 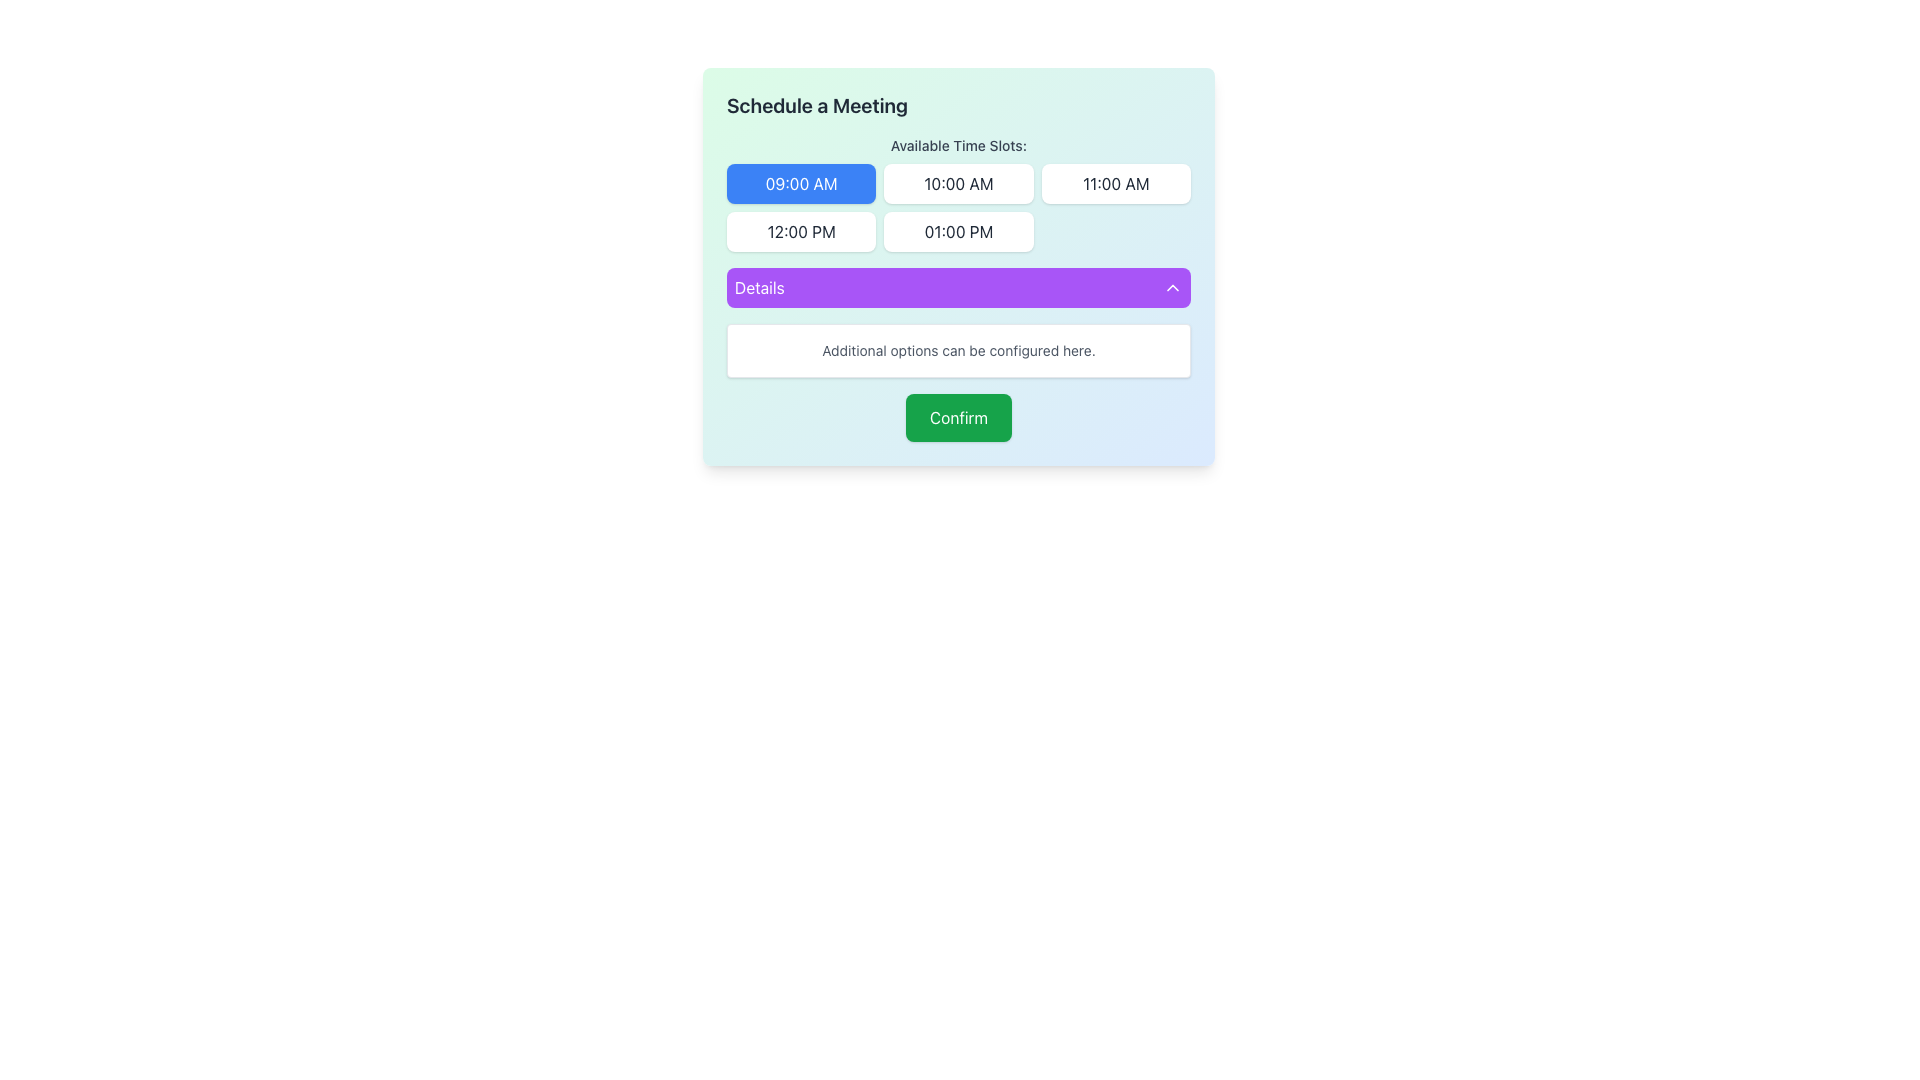 What do you see at coordinates (958, 145) in the screenshot?
I see `the descriptive text label located in the 'Schedule a Meeting' section, which indicates the purpose of the time slot selection below it` at bounding box center [958, 145].